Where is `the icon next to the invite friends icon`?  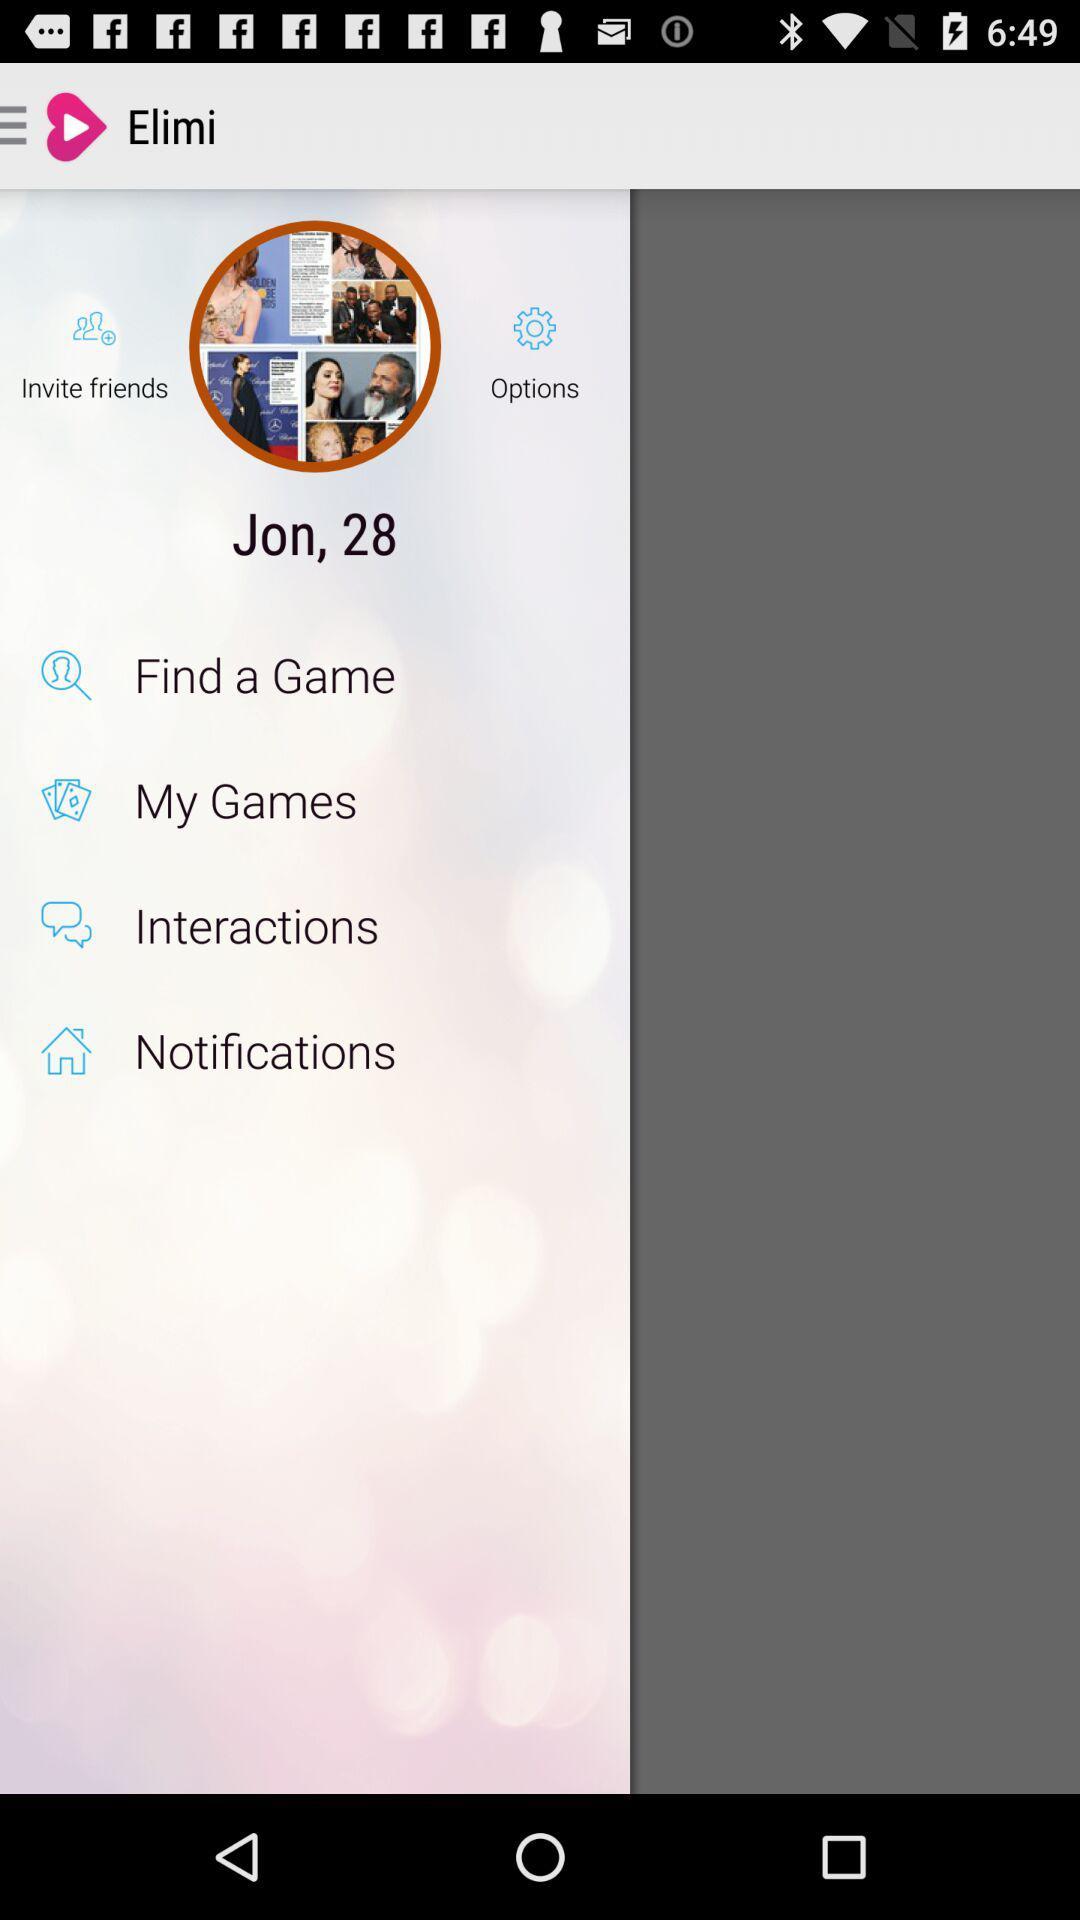 the icon next to the invite friends icon is located at coordinates (315, 346).